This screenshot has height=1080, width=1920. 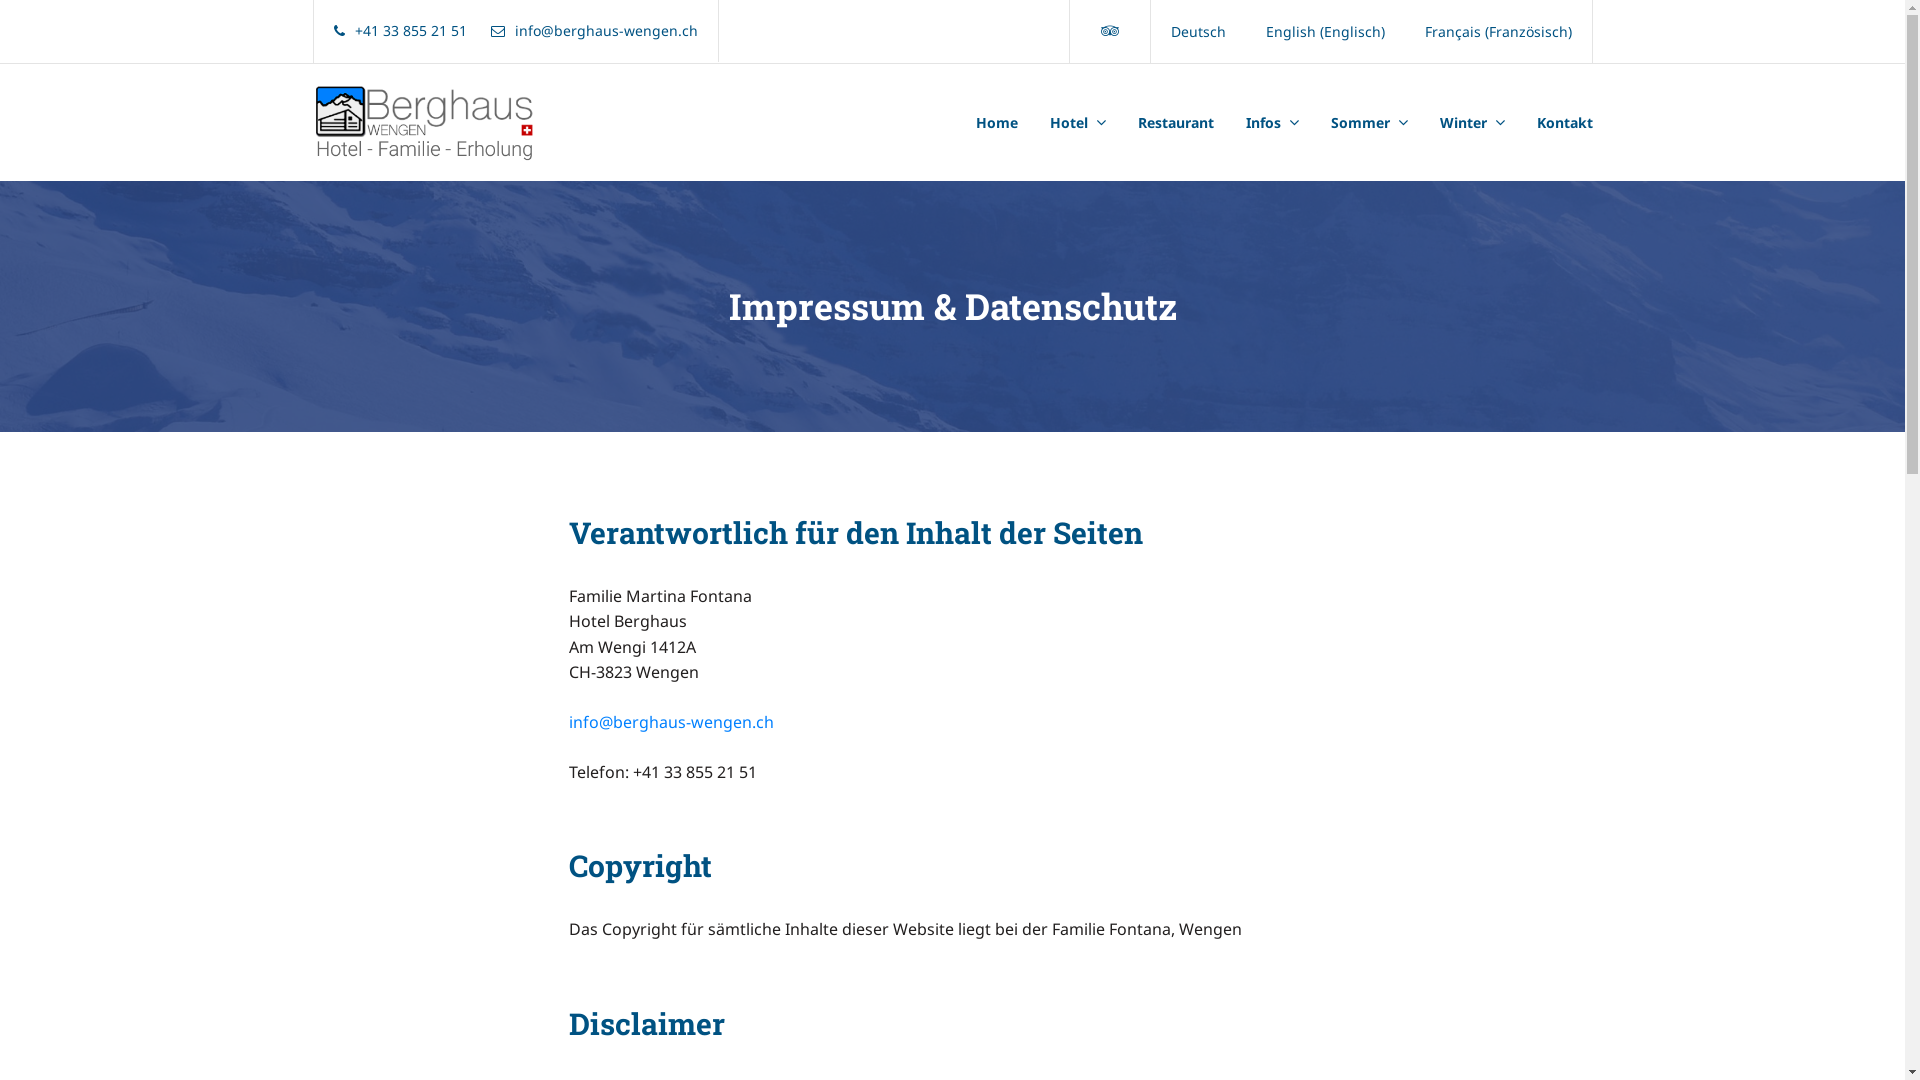 What do you see at coordinates (1554, 123) in the screenshot?
I see `'Kontakt'` at bounding box center [1554, 123].